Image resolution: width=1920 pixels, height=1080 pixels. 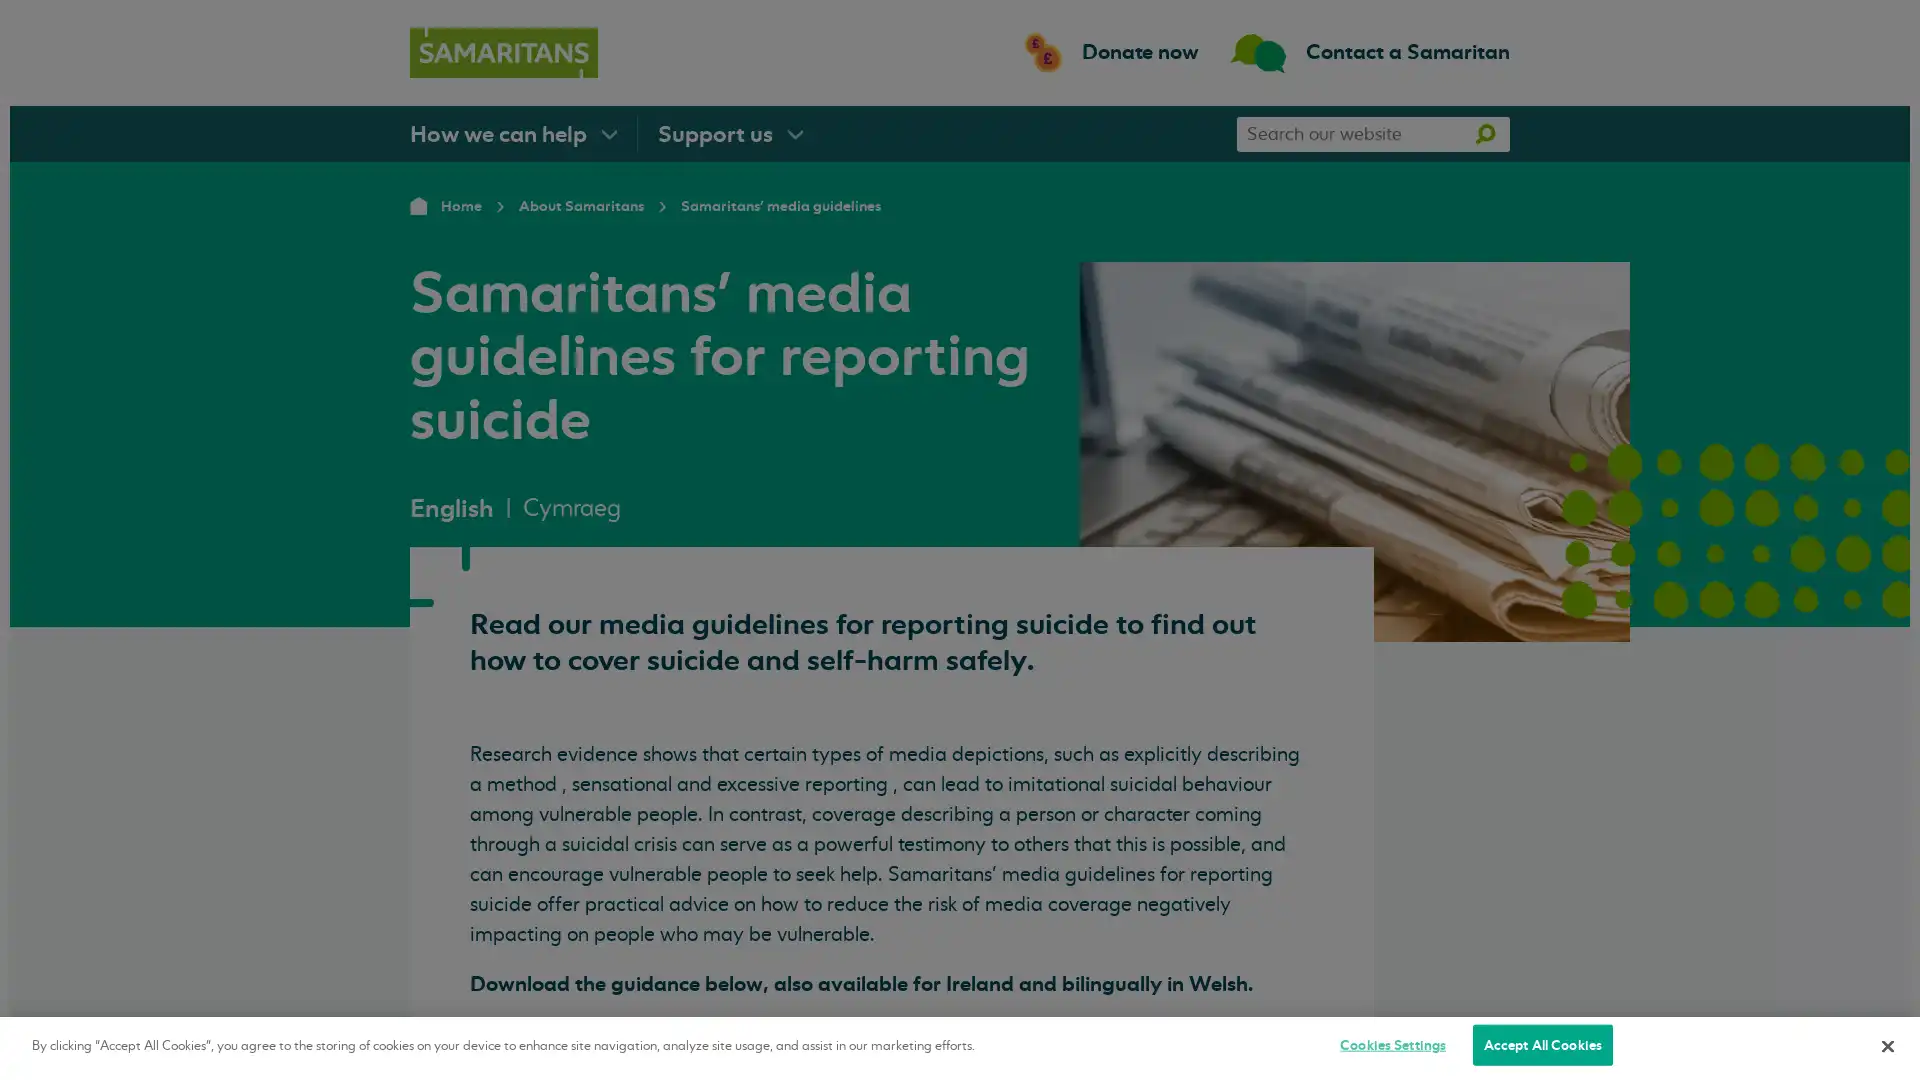 I want to click on Search, so click(x=1484, y=133).